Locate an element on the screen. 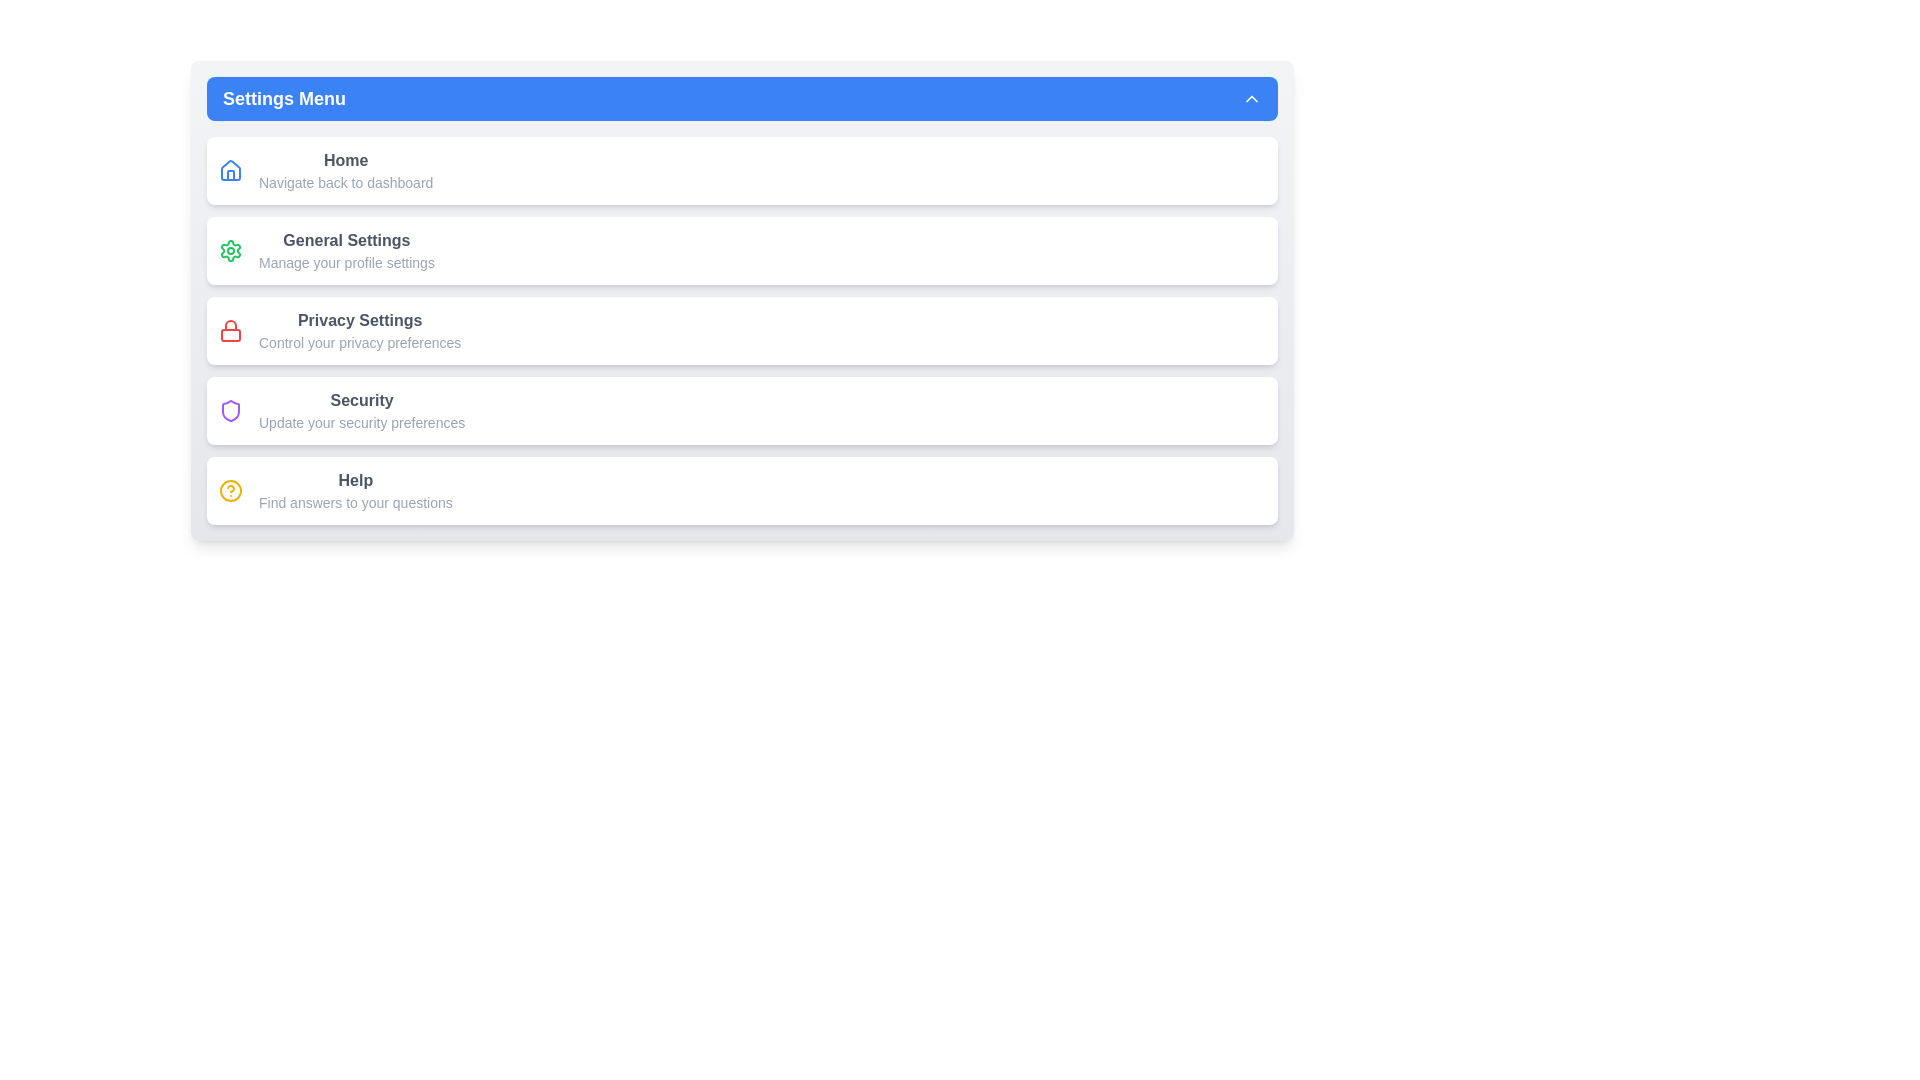  the Privacy Settings title text label, which serves as a title for managing privacy preferences in the application, located near the top of the settings menu is located at coordinates (360, 319).